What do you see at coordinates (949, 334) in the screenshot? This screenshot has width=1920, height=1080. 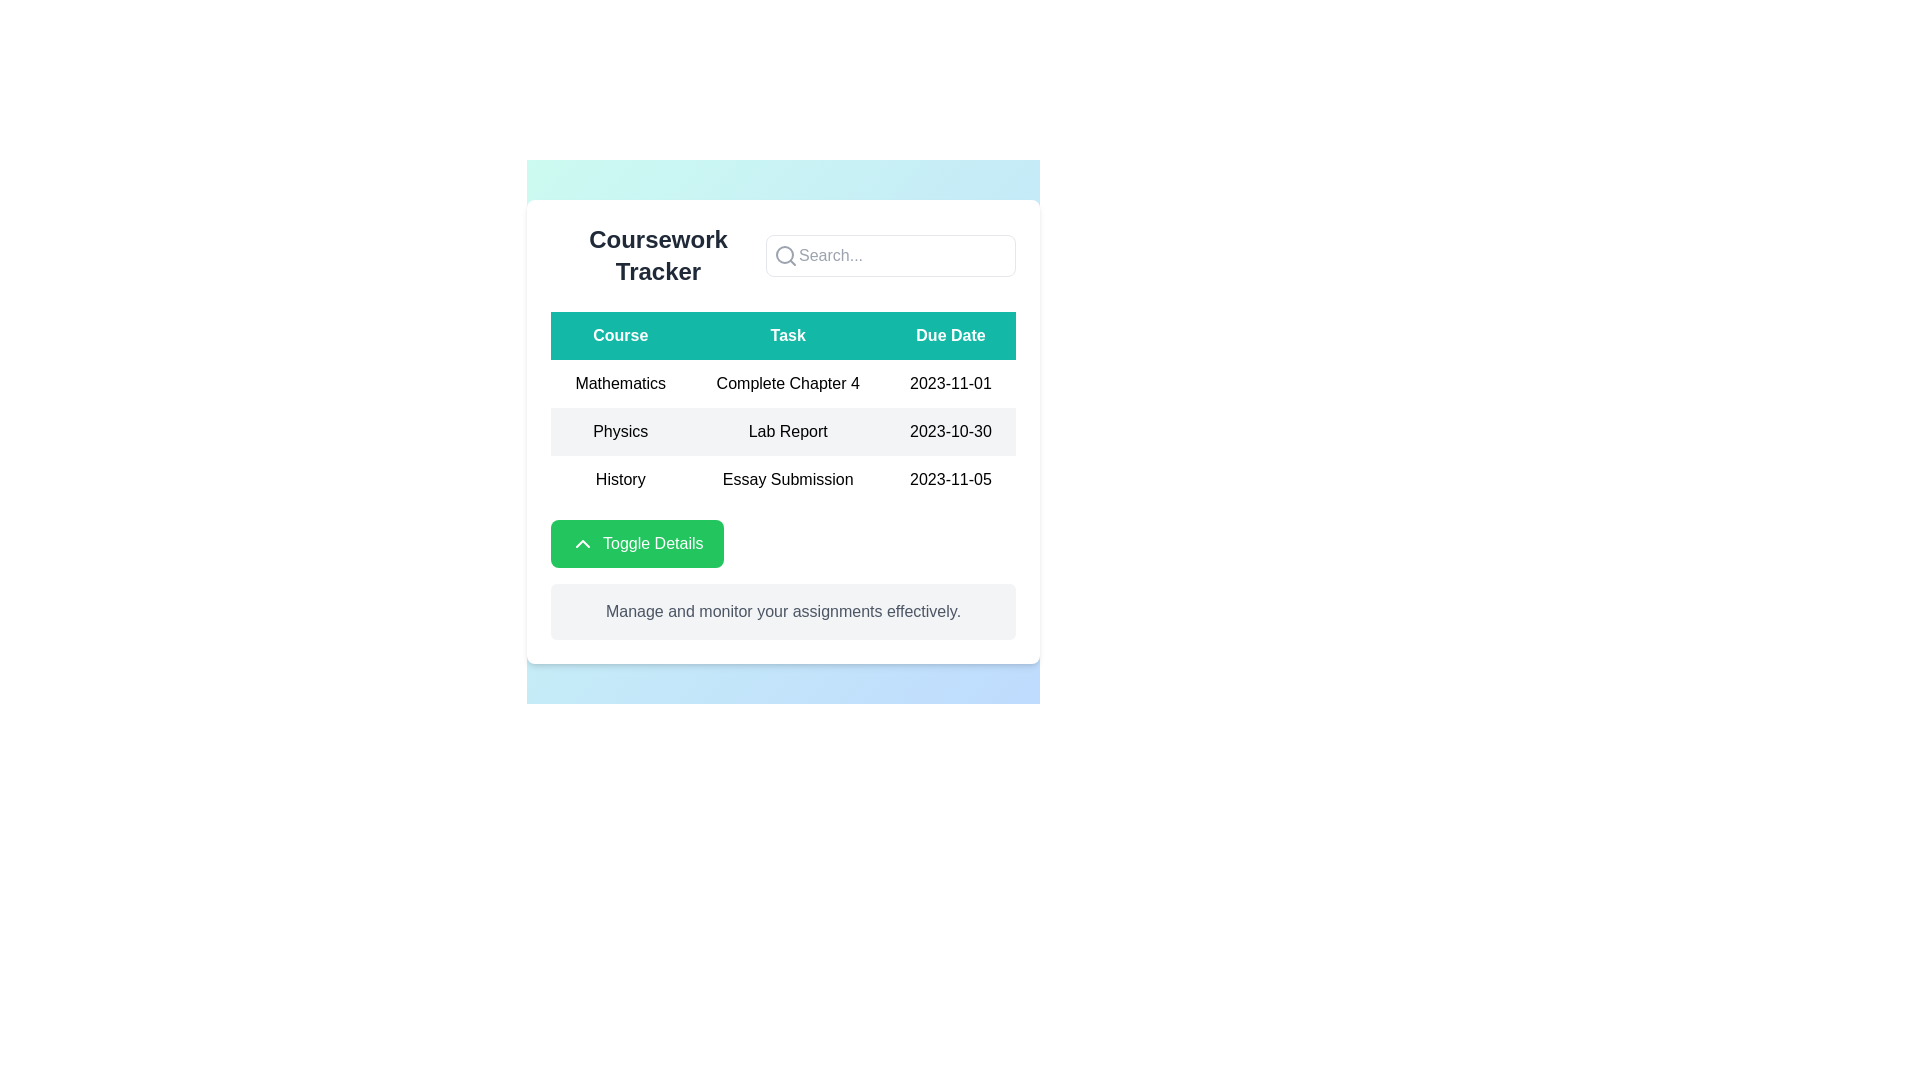 I see `the 'Due Date' label, which is the rightmost column header styled with a green background and white text in the coursework information layout` at bounding box center [949, 334].